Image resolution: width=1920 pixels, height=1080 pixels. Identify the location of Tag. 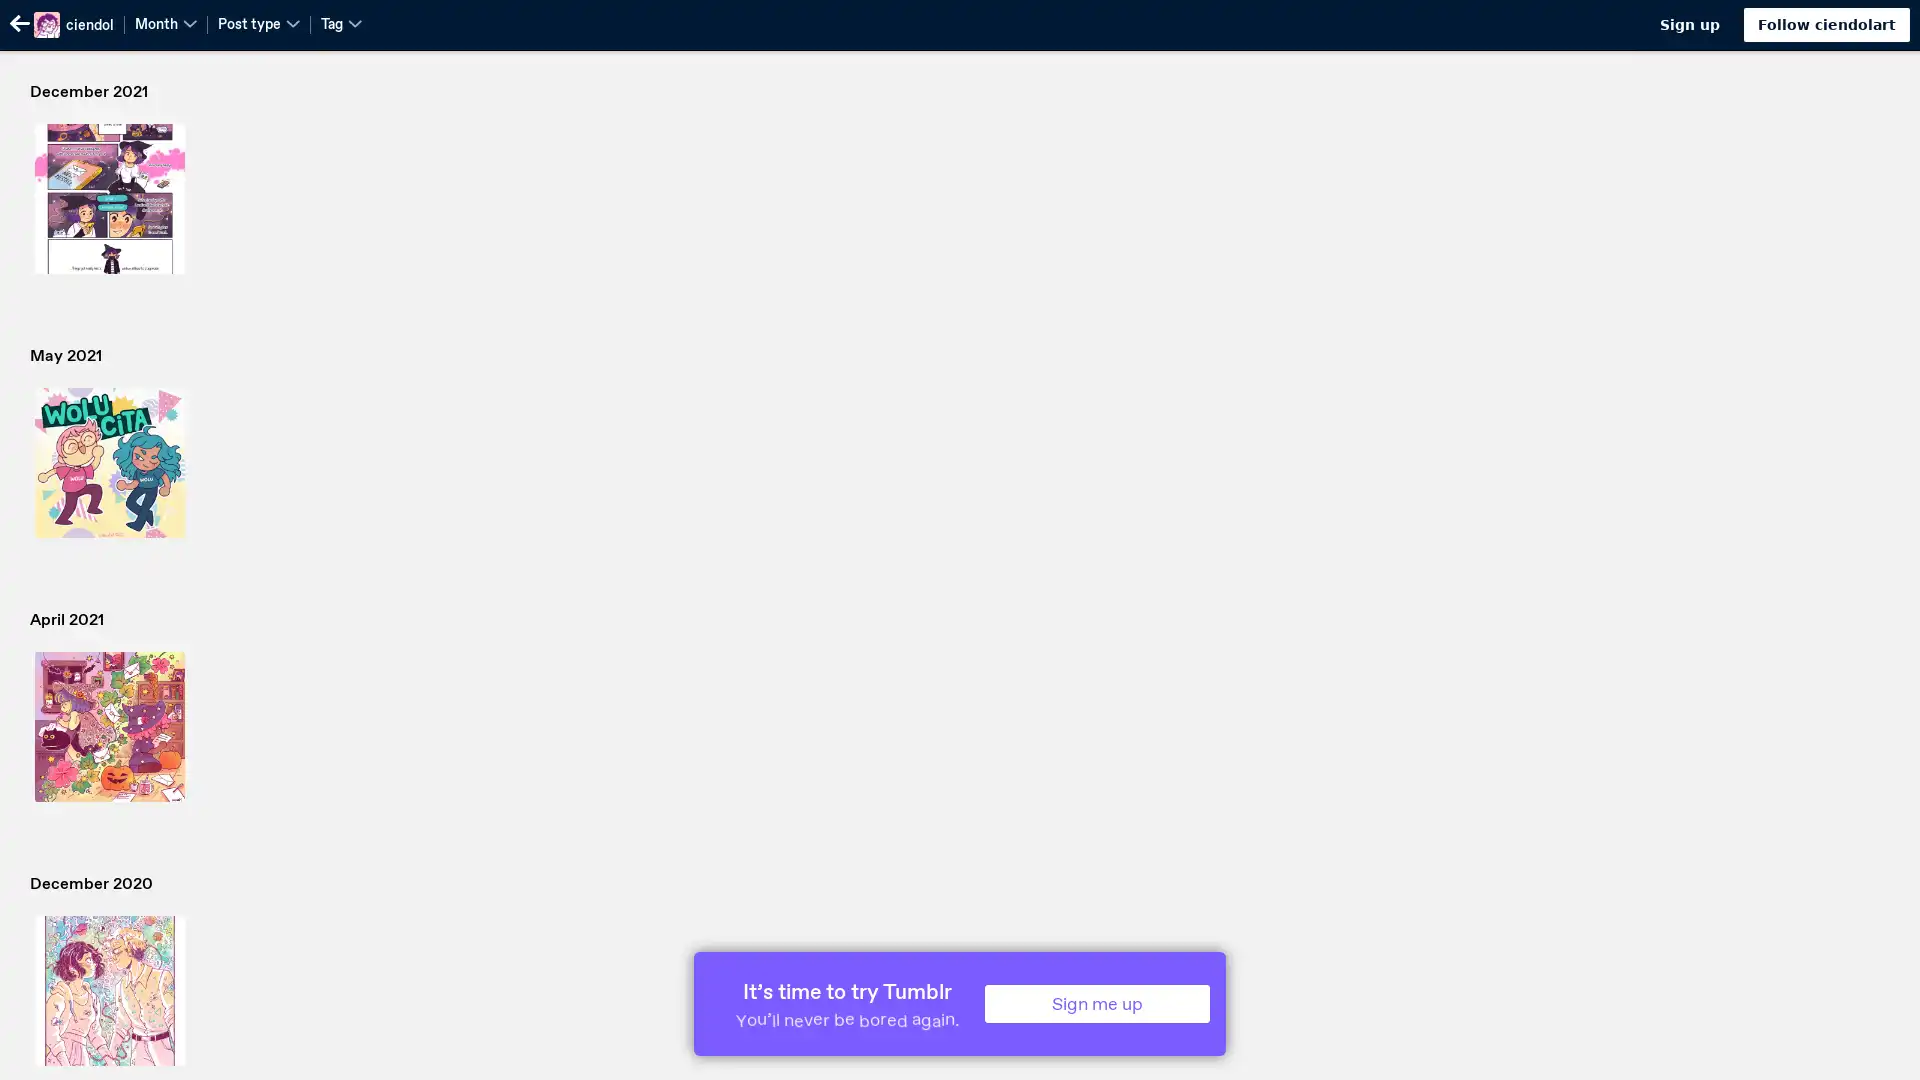
(341, 23).